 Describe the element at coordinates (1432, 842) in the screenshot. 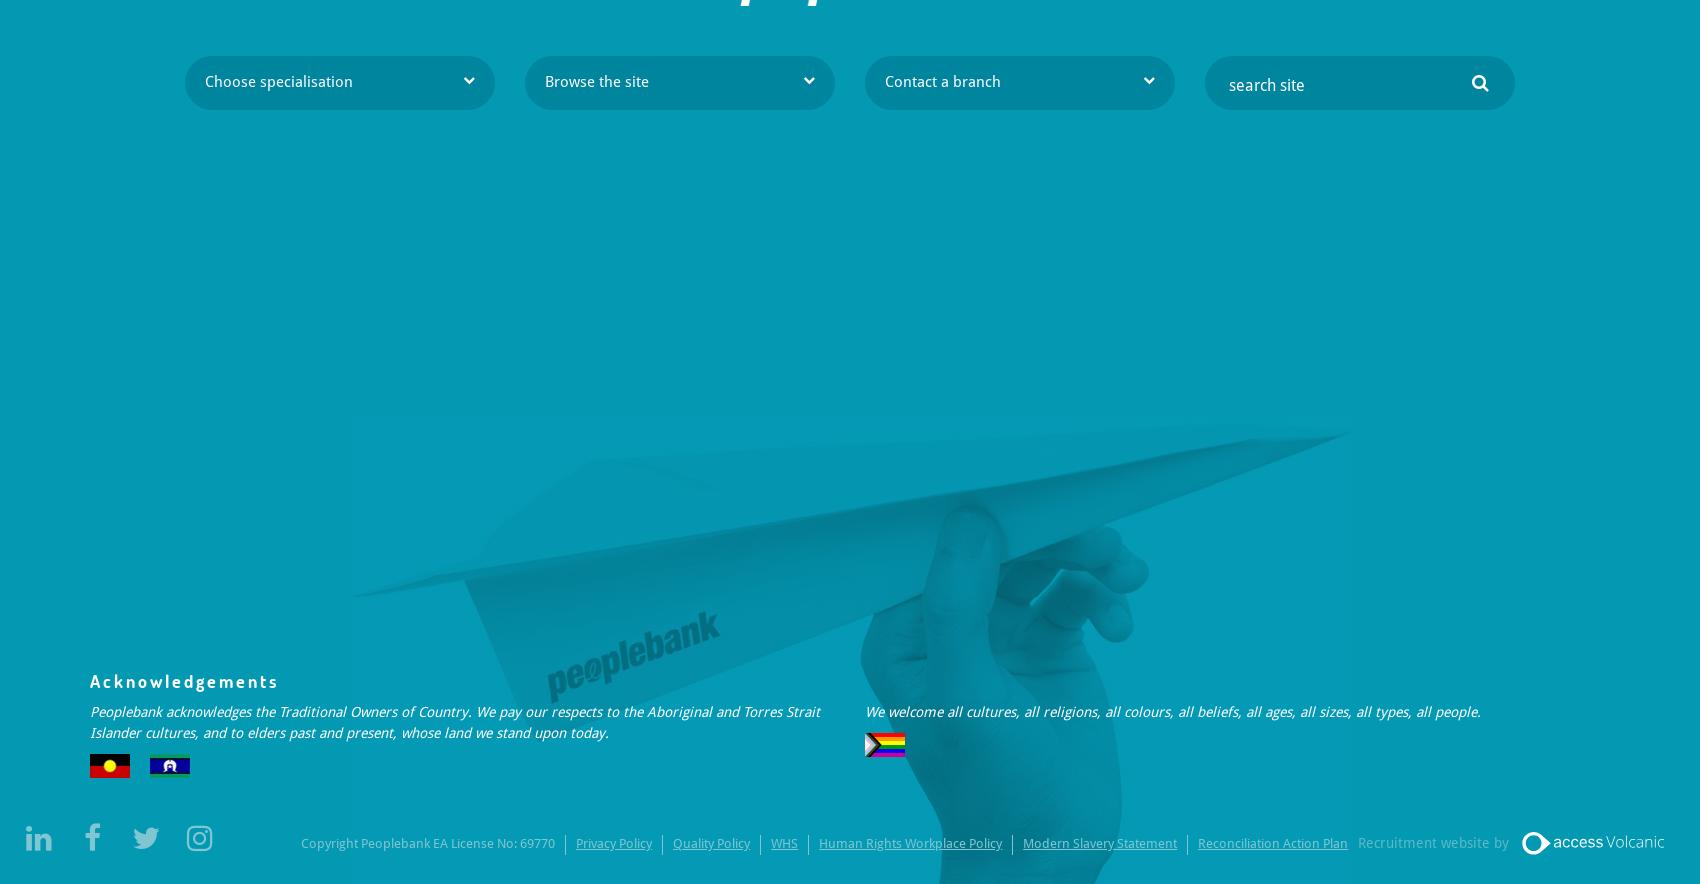

I see `'Recruitment website by'` at that location.